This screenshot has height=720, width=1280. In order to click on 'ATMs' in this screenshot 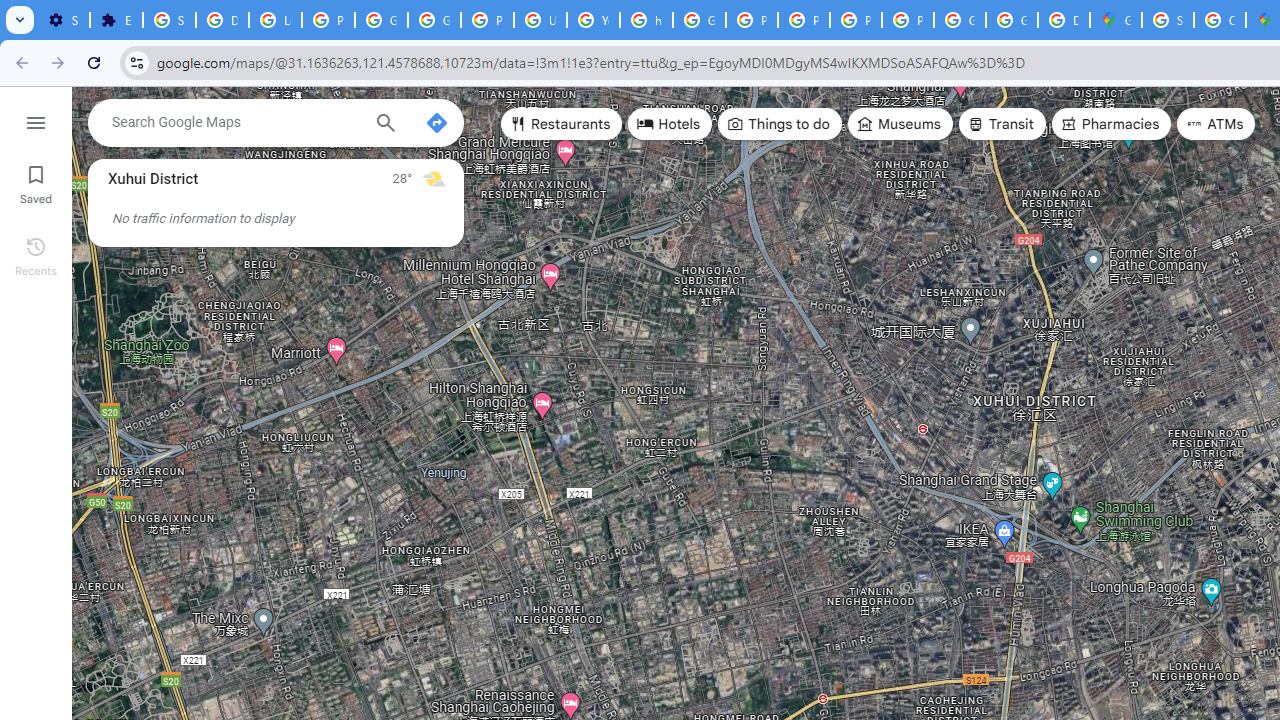, I will do `click(1215, 124)`.